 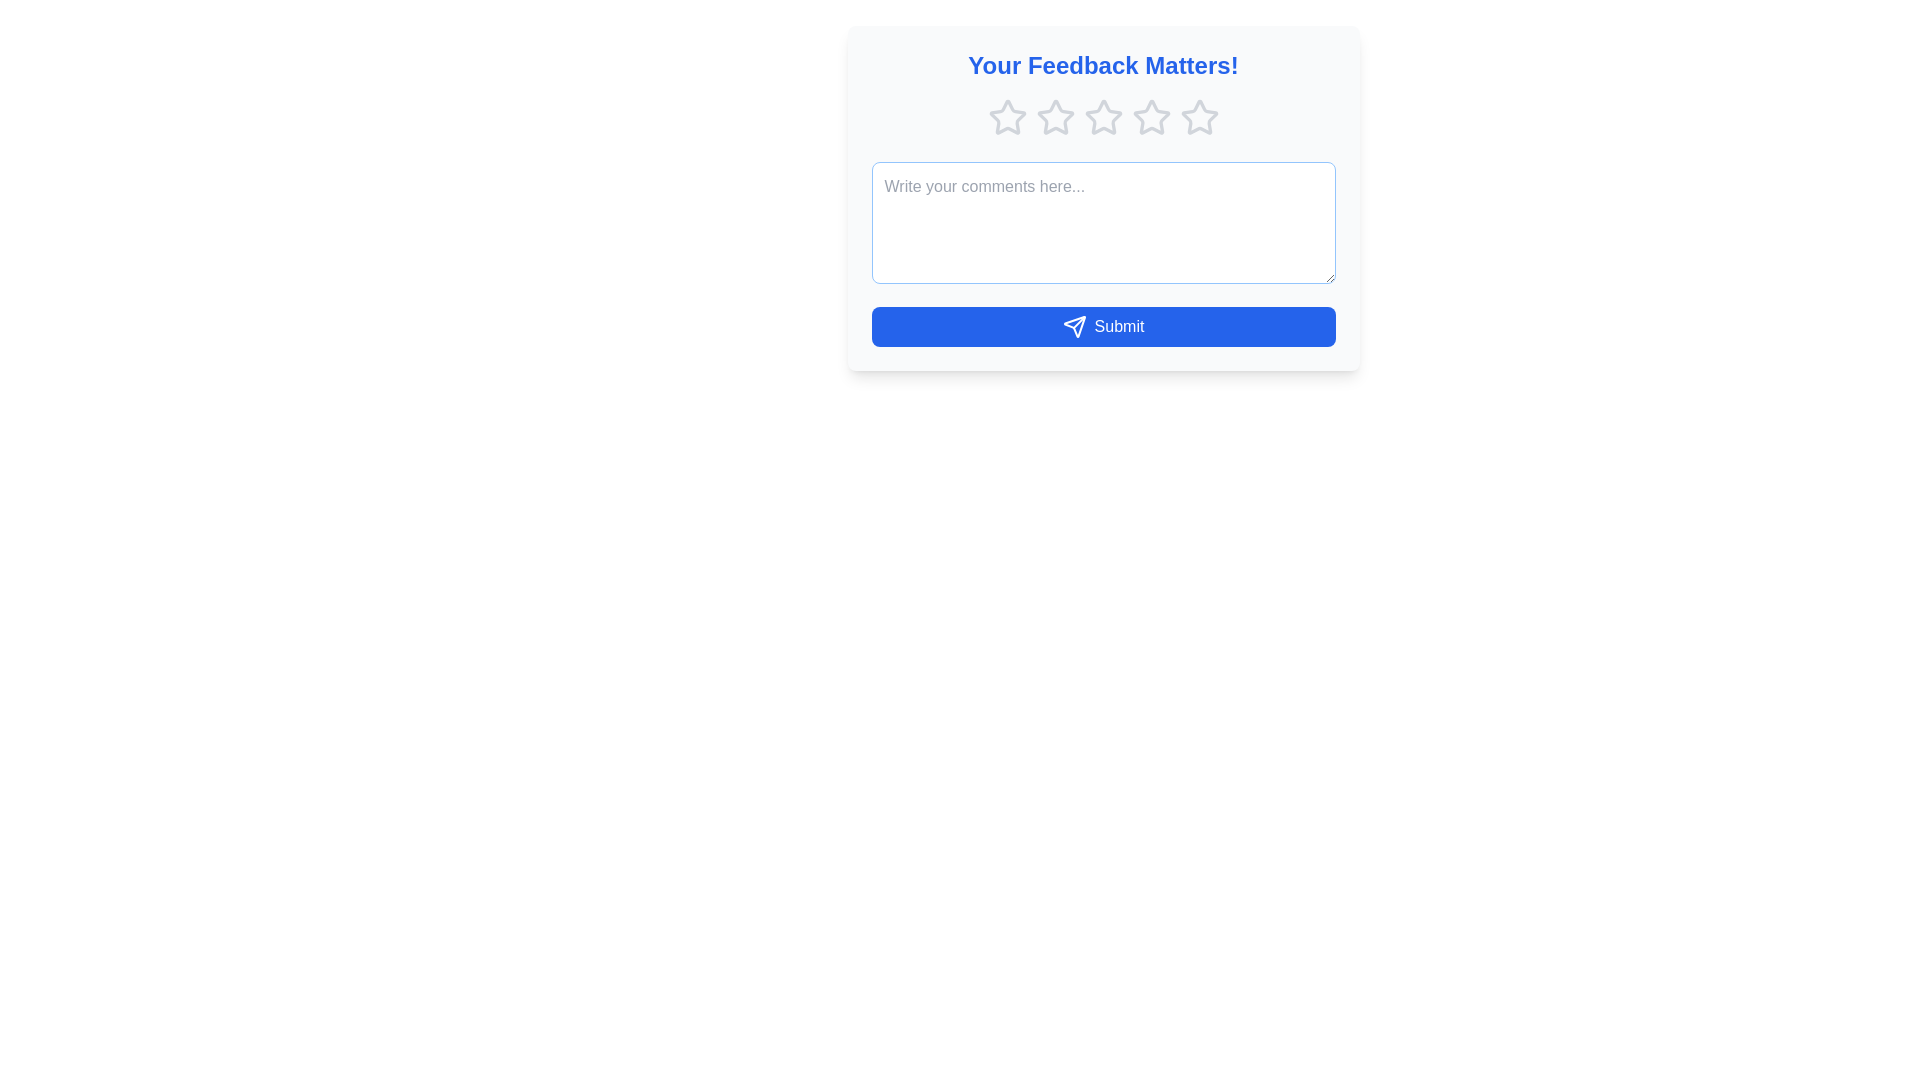 I want to click on the first rating star icon located below the text 'Your Feedback Matters!', so click(x=1007, y=118).